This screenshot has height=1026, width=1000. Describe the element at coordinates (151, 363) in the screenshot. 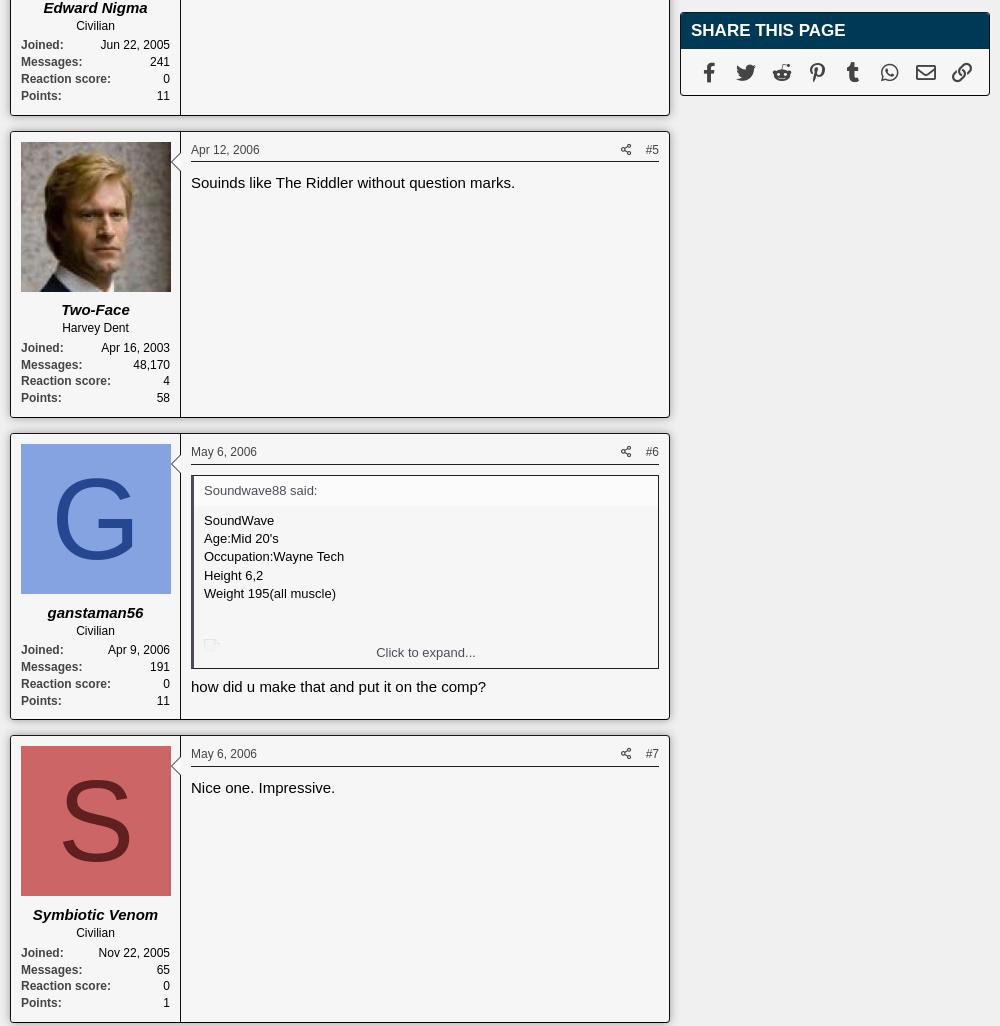

I see `'48,170'` at that location.